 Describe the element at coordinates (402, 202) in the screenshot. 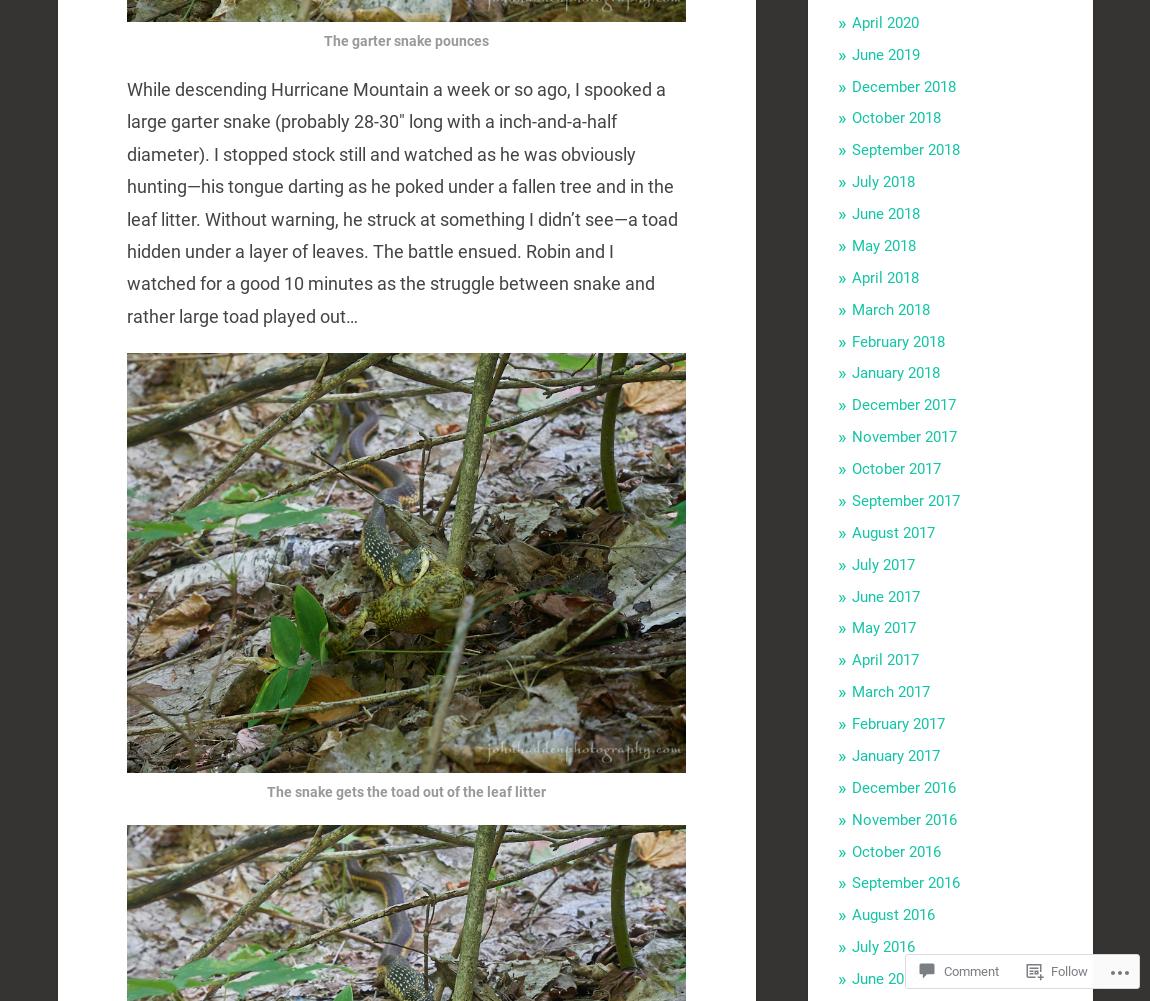

I see `'While descending Hurricane Mountain a week or so ago, I spooked a large garter snake (probably 28-30″ long with a inch-and-a-half diameter). I stopped stock still and watched as he was obviously hunting—his tongue darting as he poked under a fallen tree and in the leaf litter. Without warning, he struck at something I didn’t see—a toad hidden under a layer of leaves. The battle ensued. Robin and I watched for a good 10 minutes as the struggle between snake and rather large toad played out…'` at that location.